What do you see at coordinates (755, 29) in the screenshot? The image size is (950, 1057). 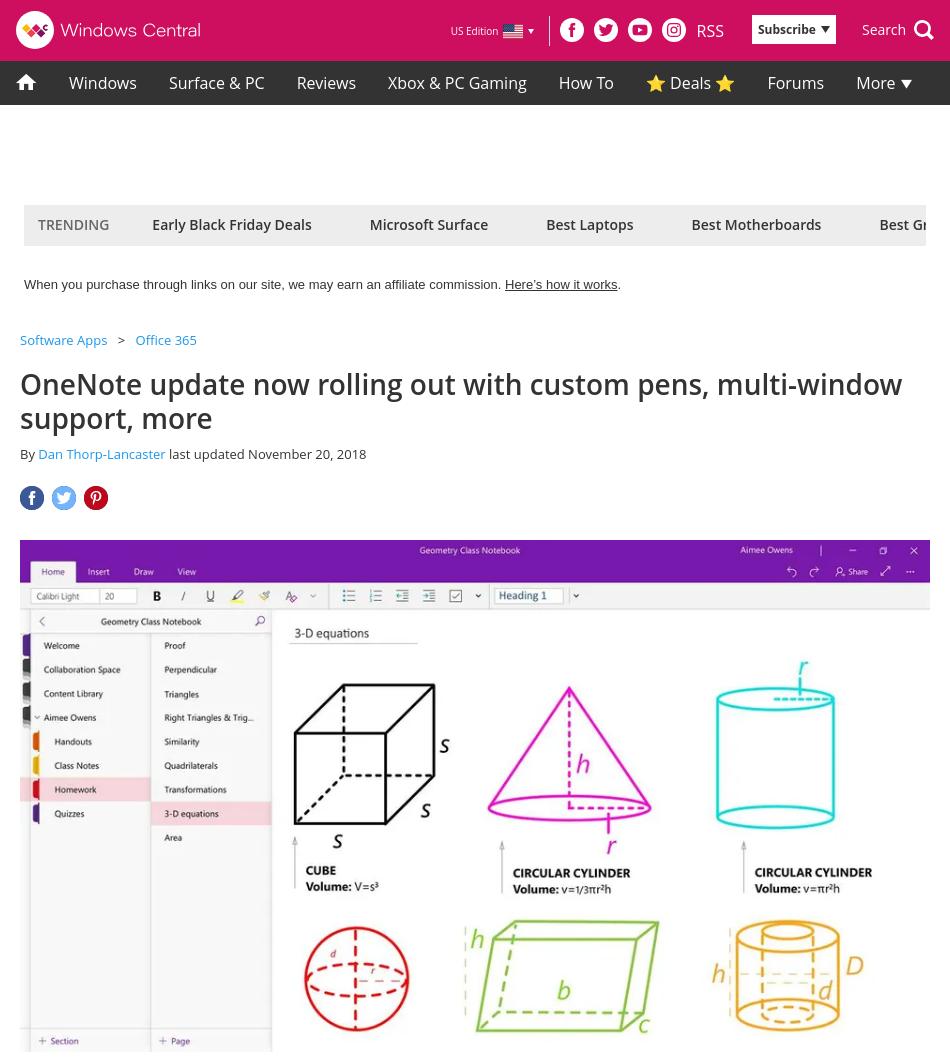 I see `'Subscribe'` at bounding box center [755, 29].